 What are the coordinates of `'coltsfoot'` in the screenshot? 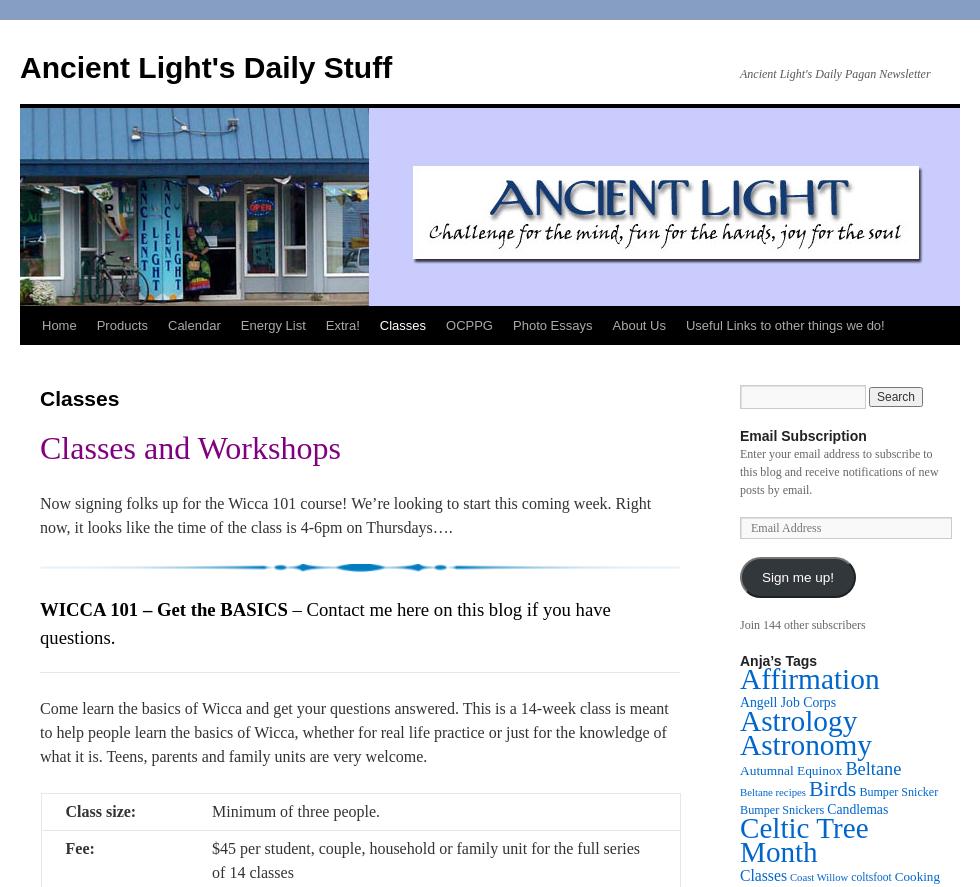 It's located at (871, 876).